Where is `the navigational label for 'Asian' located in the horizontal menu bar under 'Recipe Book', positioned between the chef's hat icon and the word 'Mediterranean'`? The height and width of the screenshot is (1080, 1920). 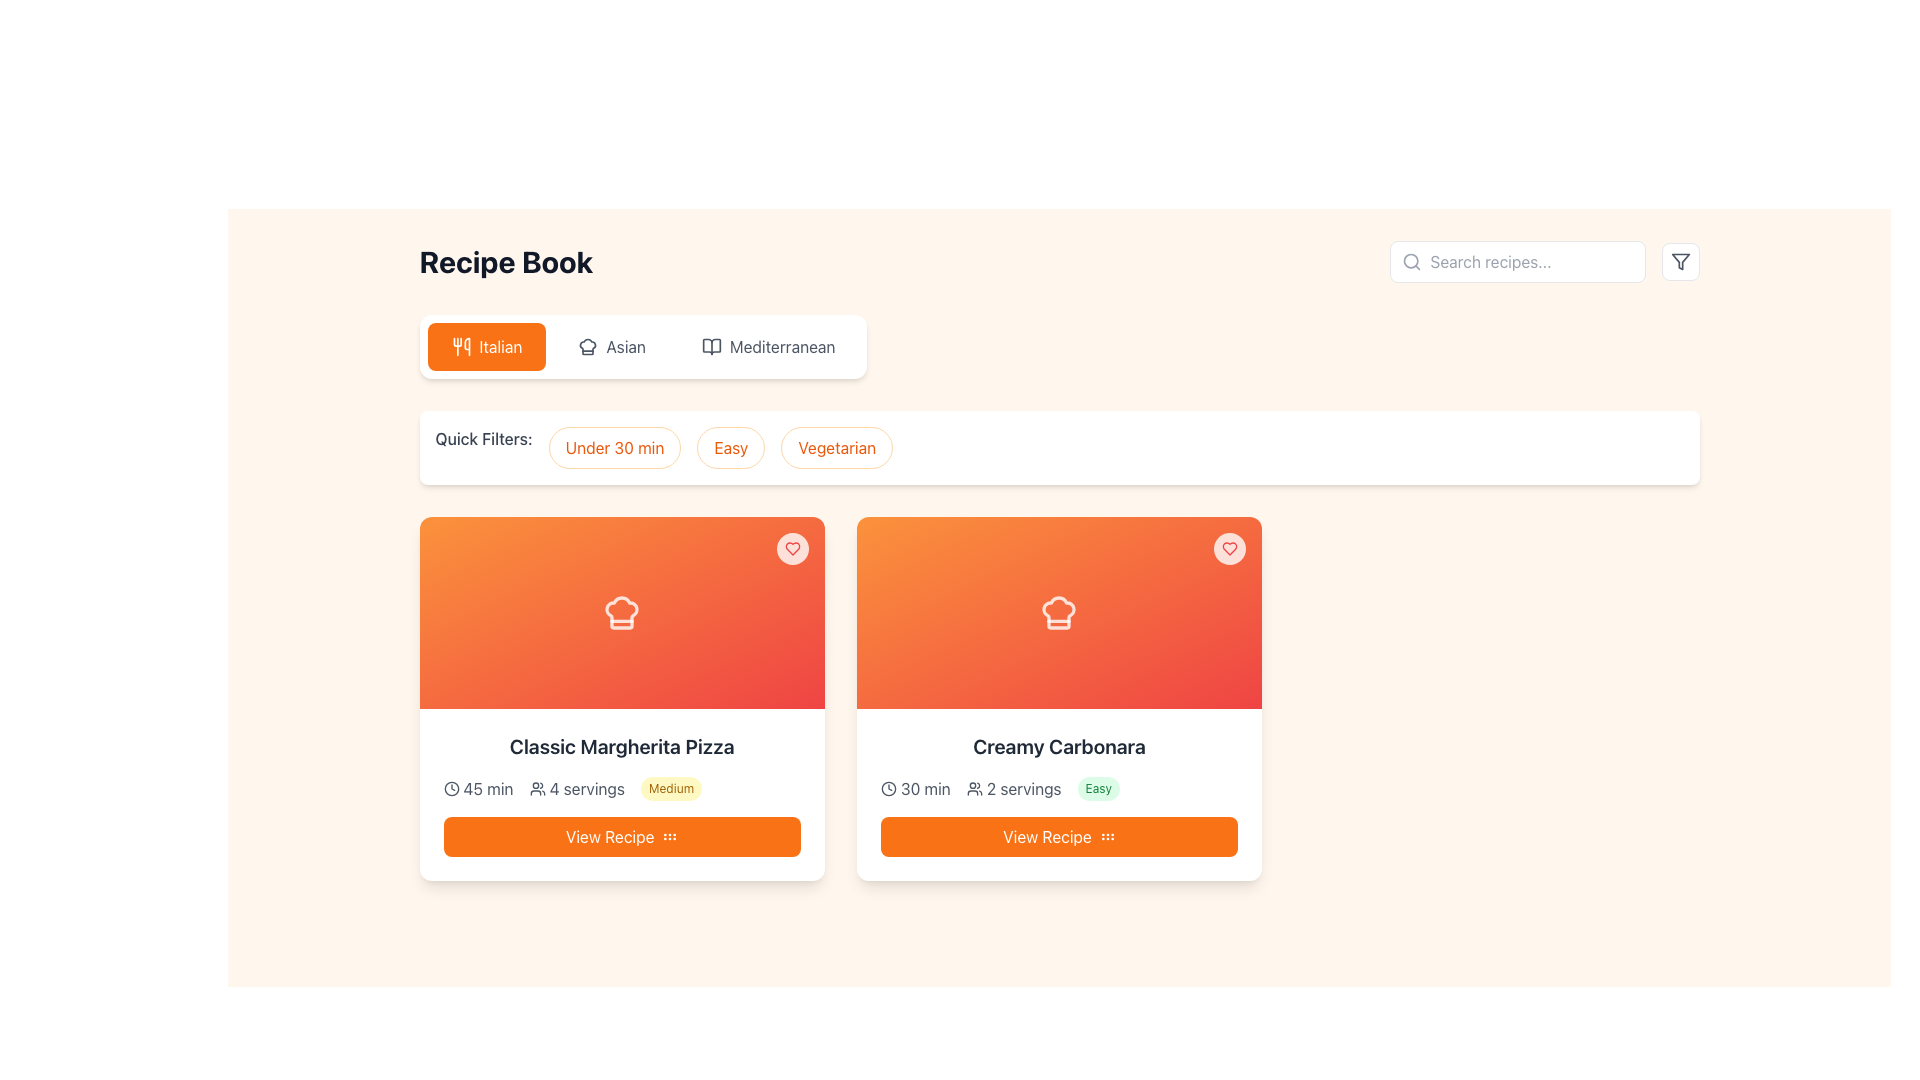 the navigational label for 'Asian' located in the horizontal menu bar under 'Recipe Book', positioned between the chef's hat icon and the word 'Mediterranean' is located at coordinates (625, 346).